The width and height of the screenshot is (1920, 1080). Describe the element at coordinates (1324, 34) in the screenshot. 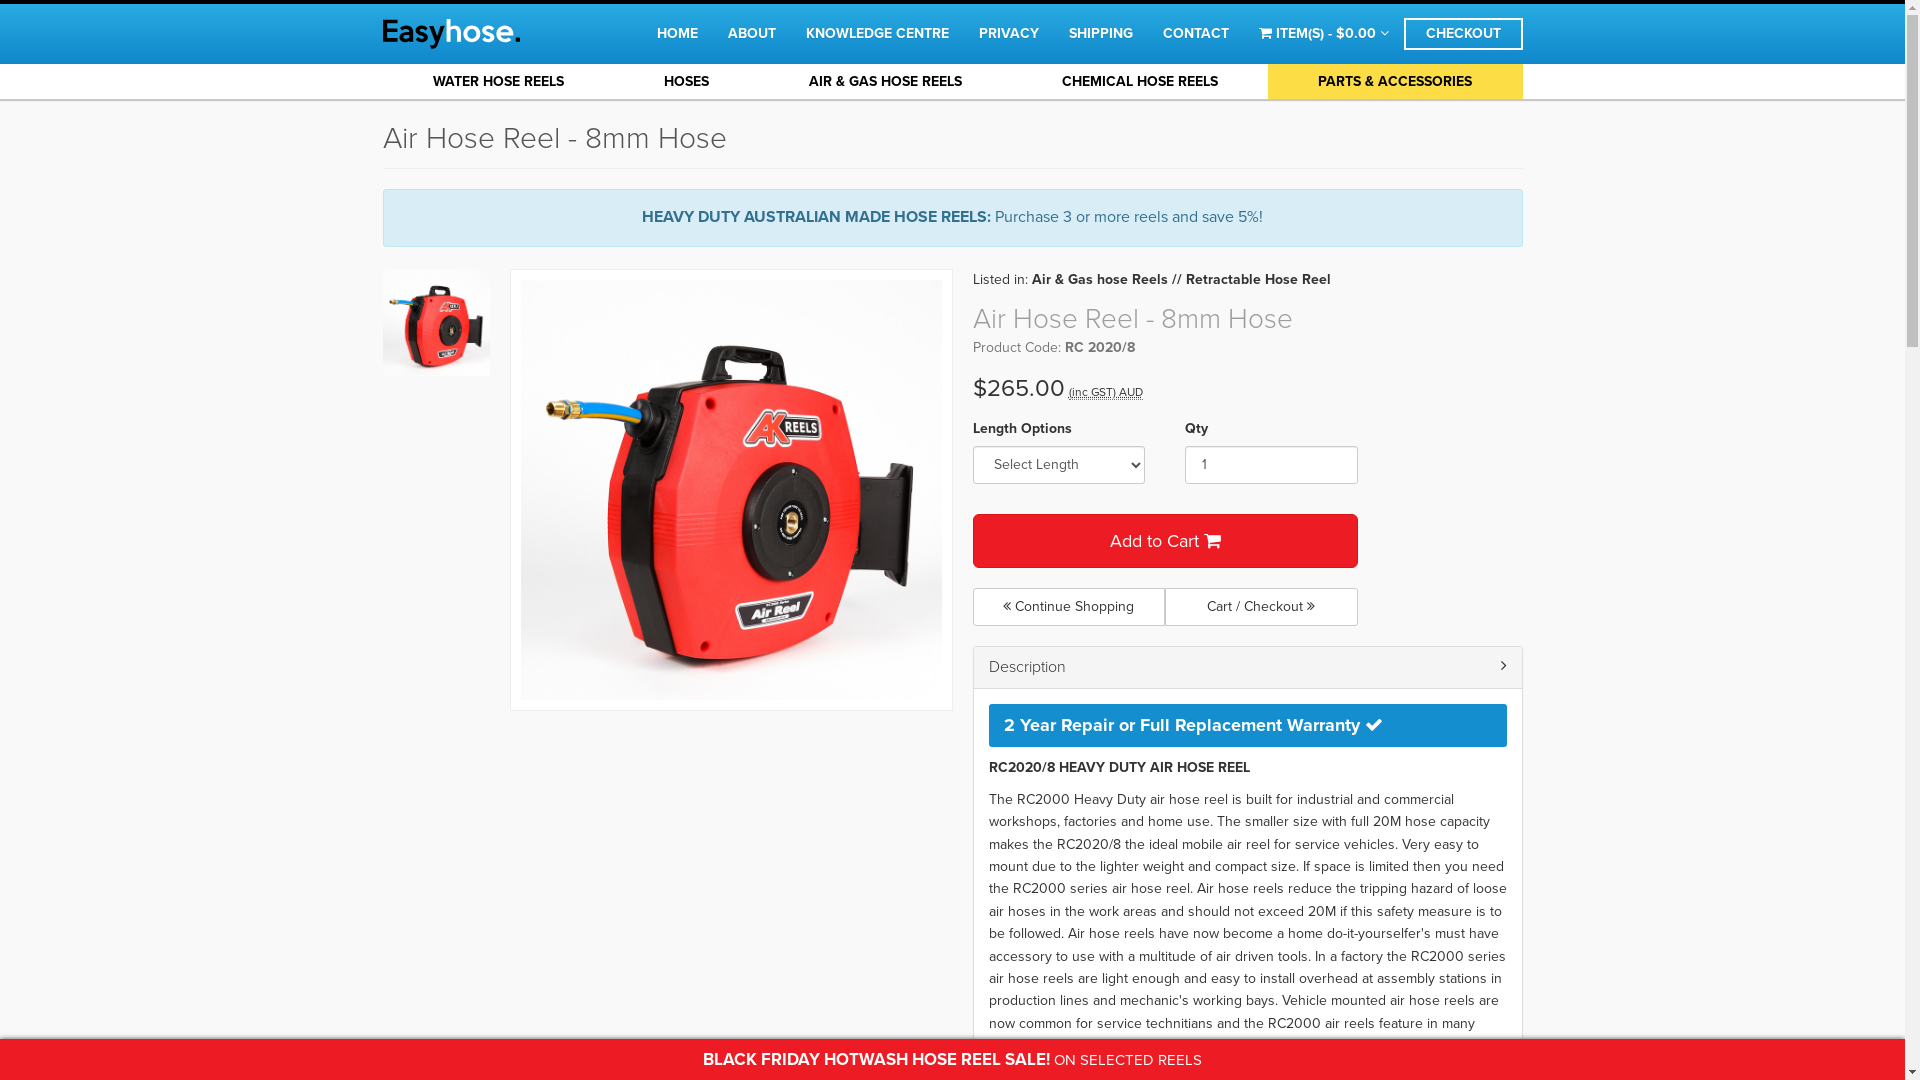

I see `'ITEM(S) - $0.00'` at that location.